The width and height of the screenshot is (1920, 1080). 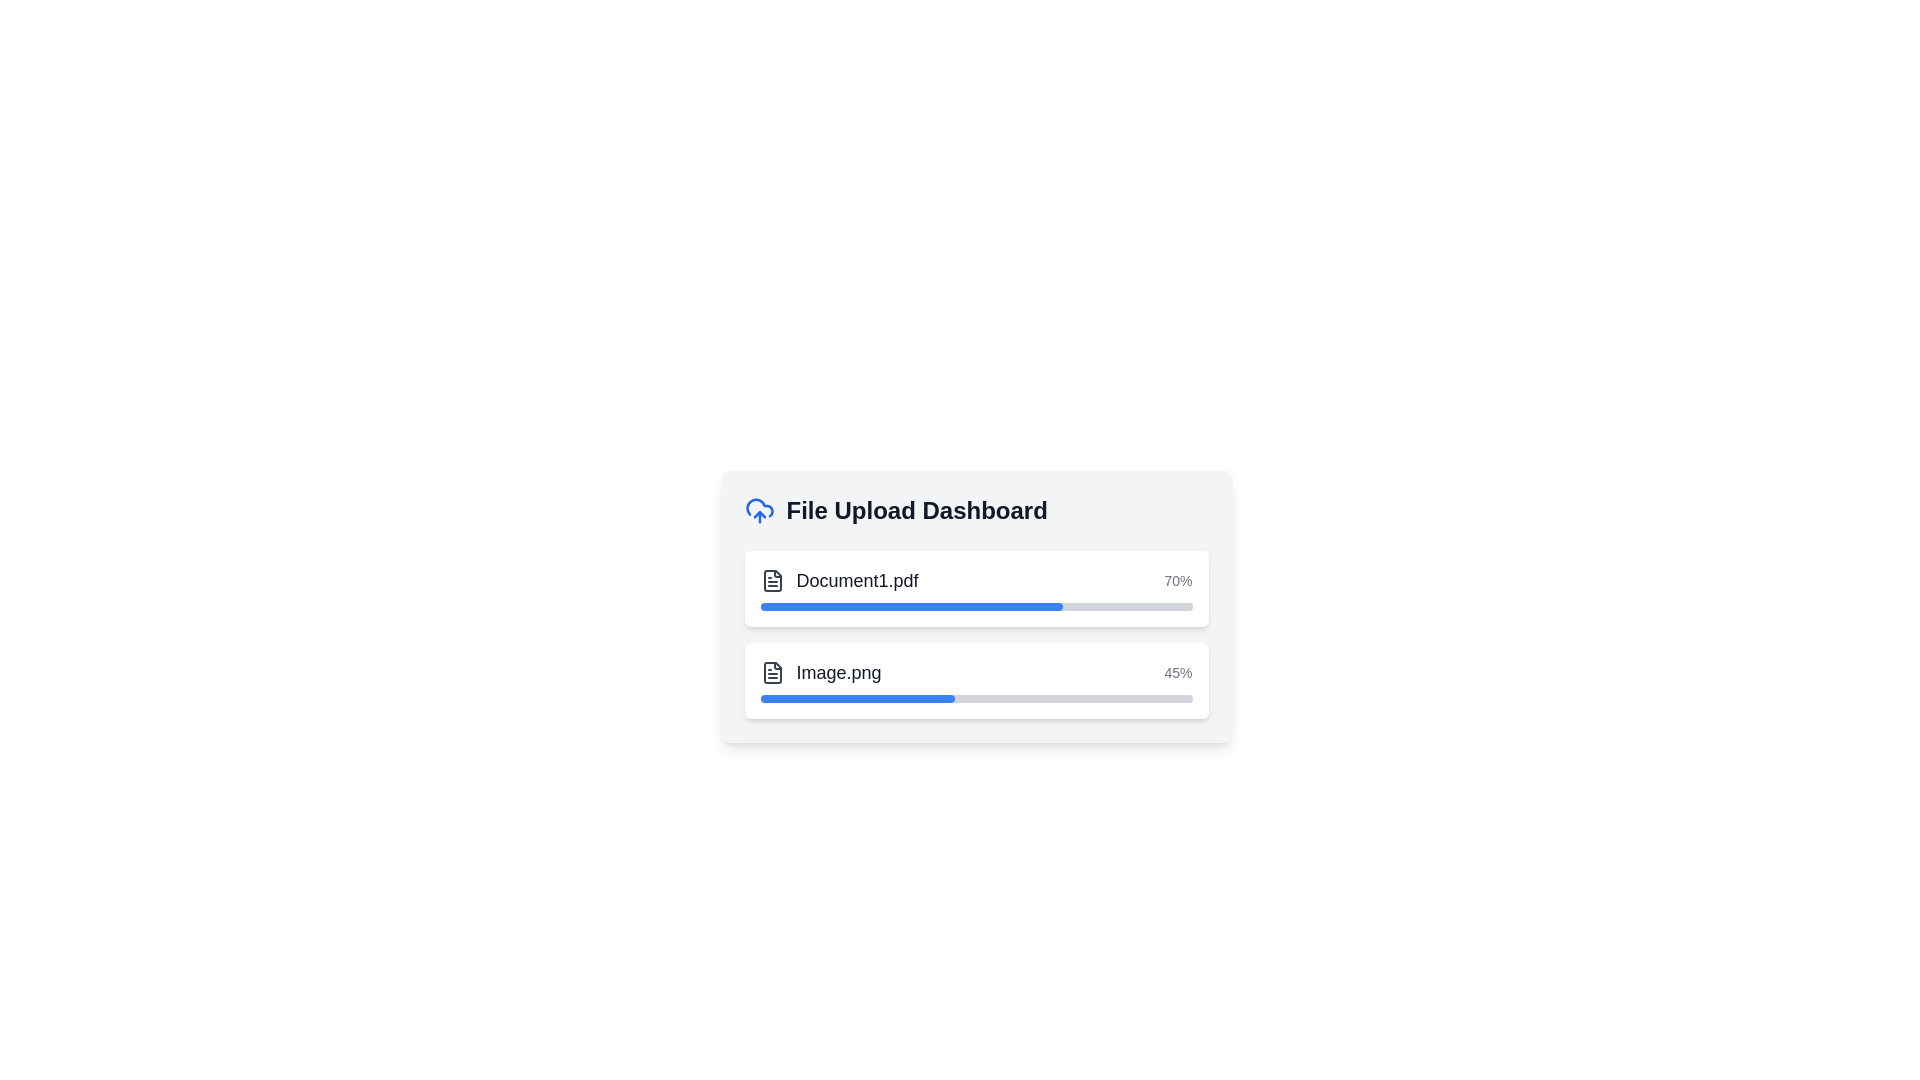 I want to click on the Informational panel titled 'File Upload Dashboard' that displays file upload progress and details, so click(x=976, y=605).